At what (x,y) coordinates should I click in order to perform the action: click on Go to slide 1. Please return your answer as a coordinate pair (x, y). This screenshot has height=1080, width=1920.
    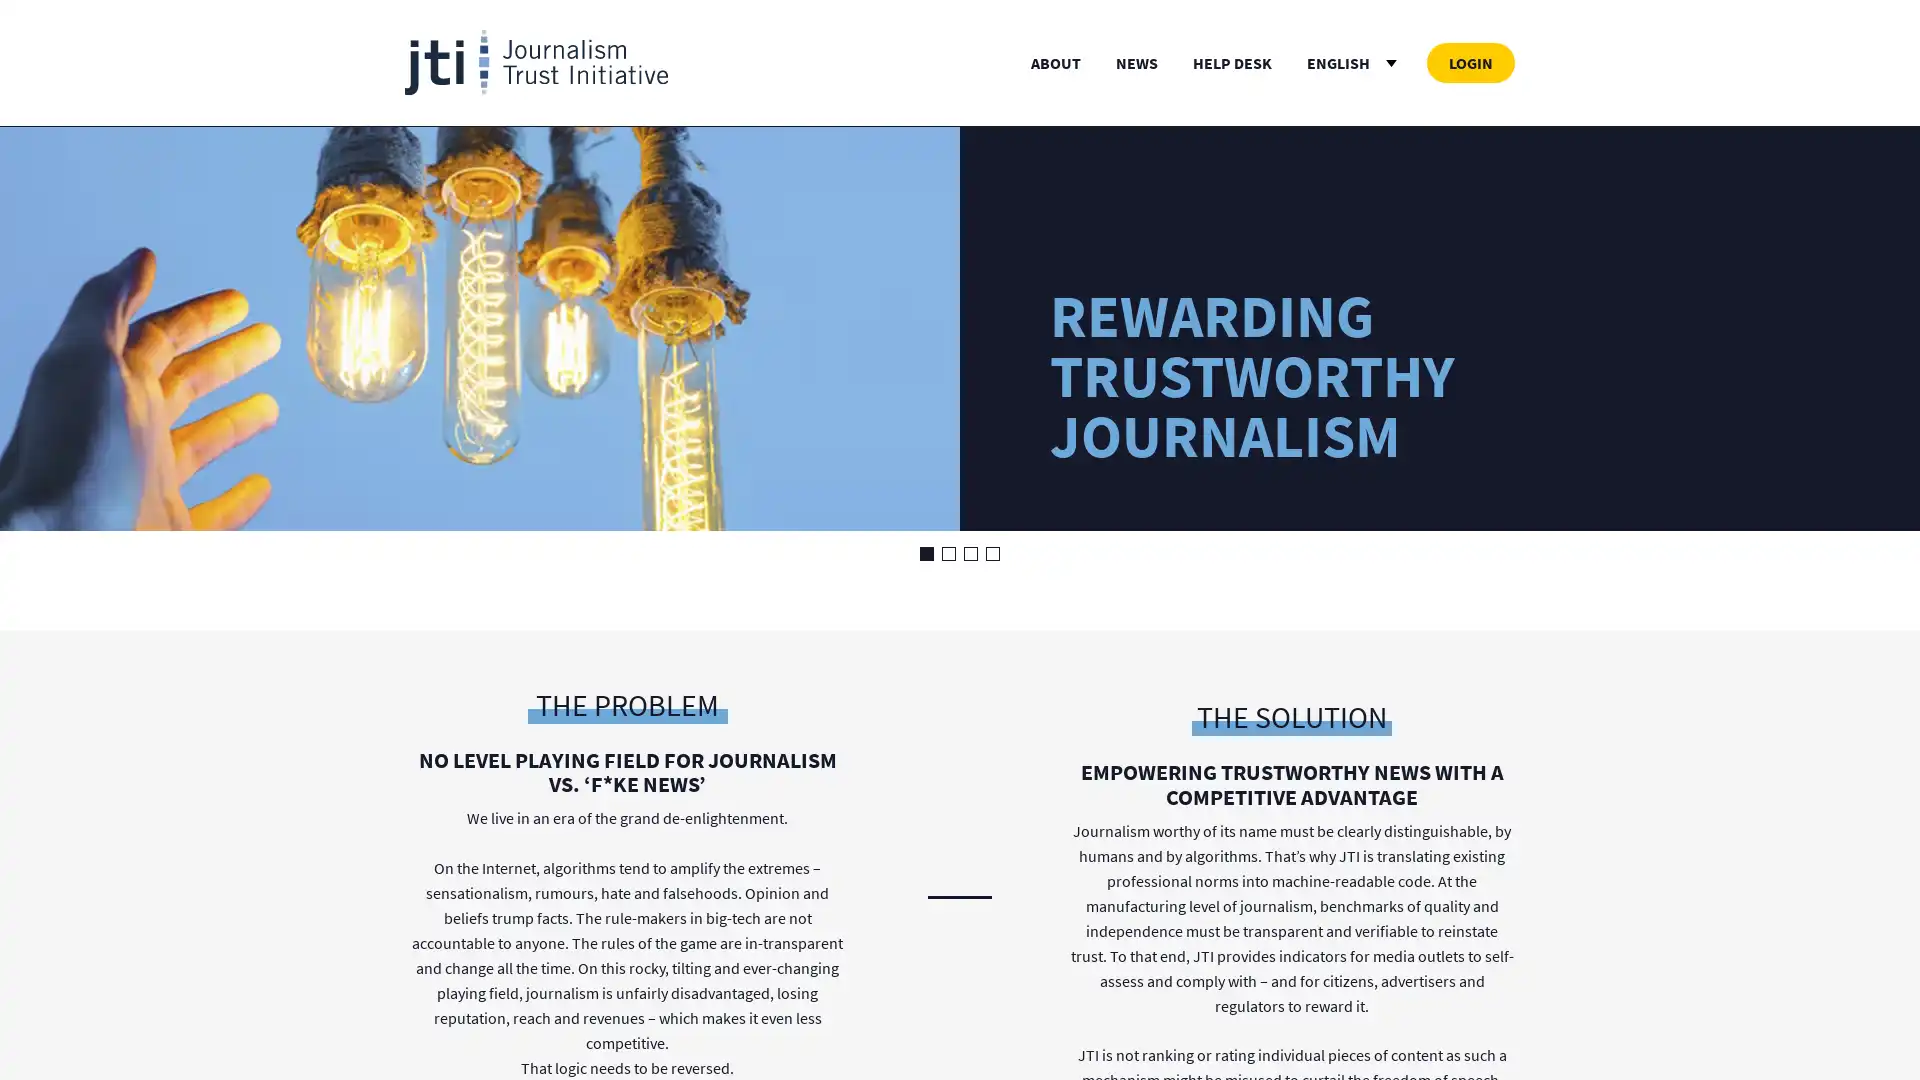
    Looking at the image, I should click on (925, 554).